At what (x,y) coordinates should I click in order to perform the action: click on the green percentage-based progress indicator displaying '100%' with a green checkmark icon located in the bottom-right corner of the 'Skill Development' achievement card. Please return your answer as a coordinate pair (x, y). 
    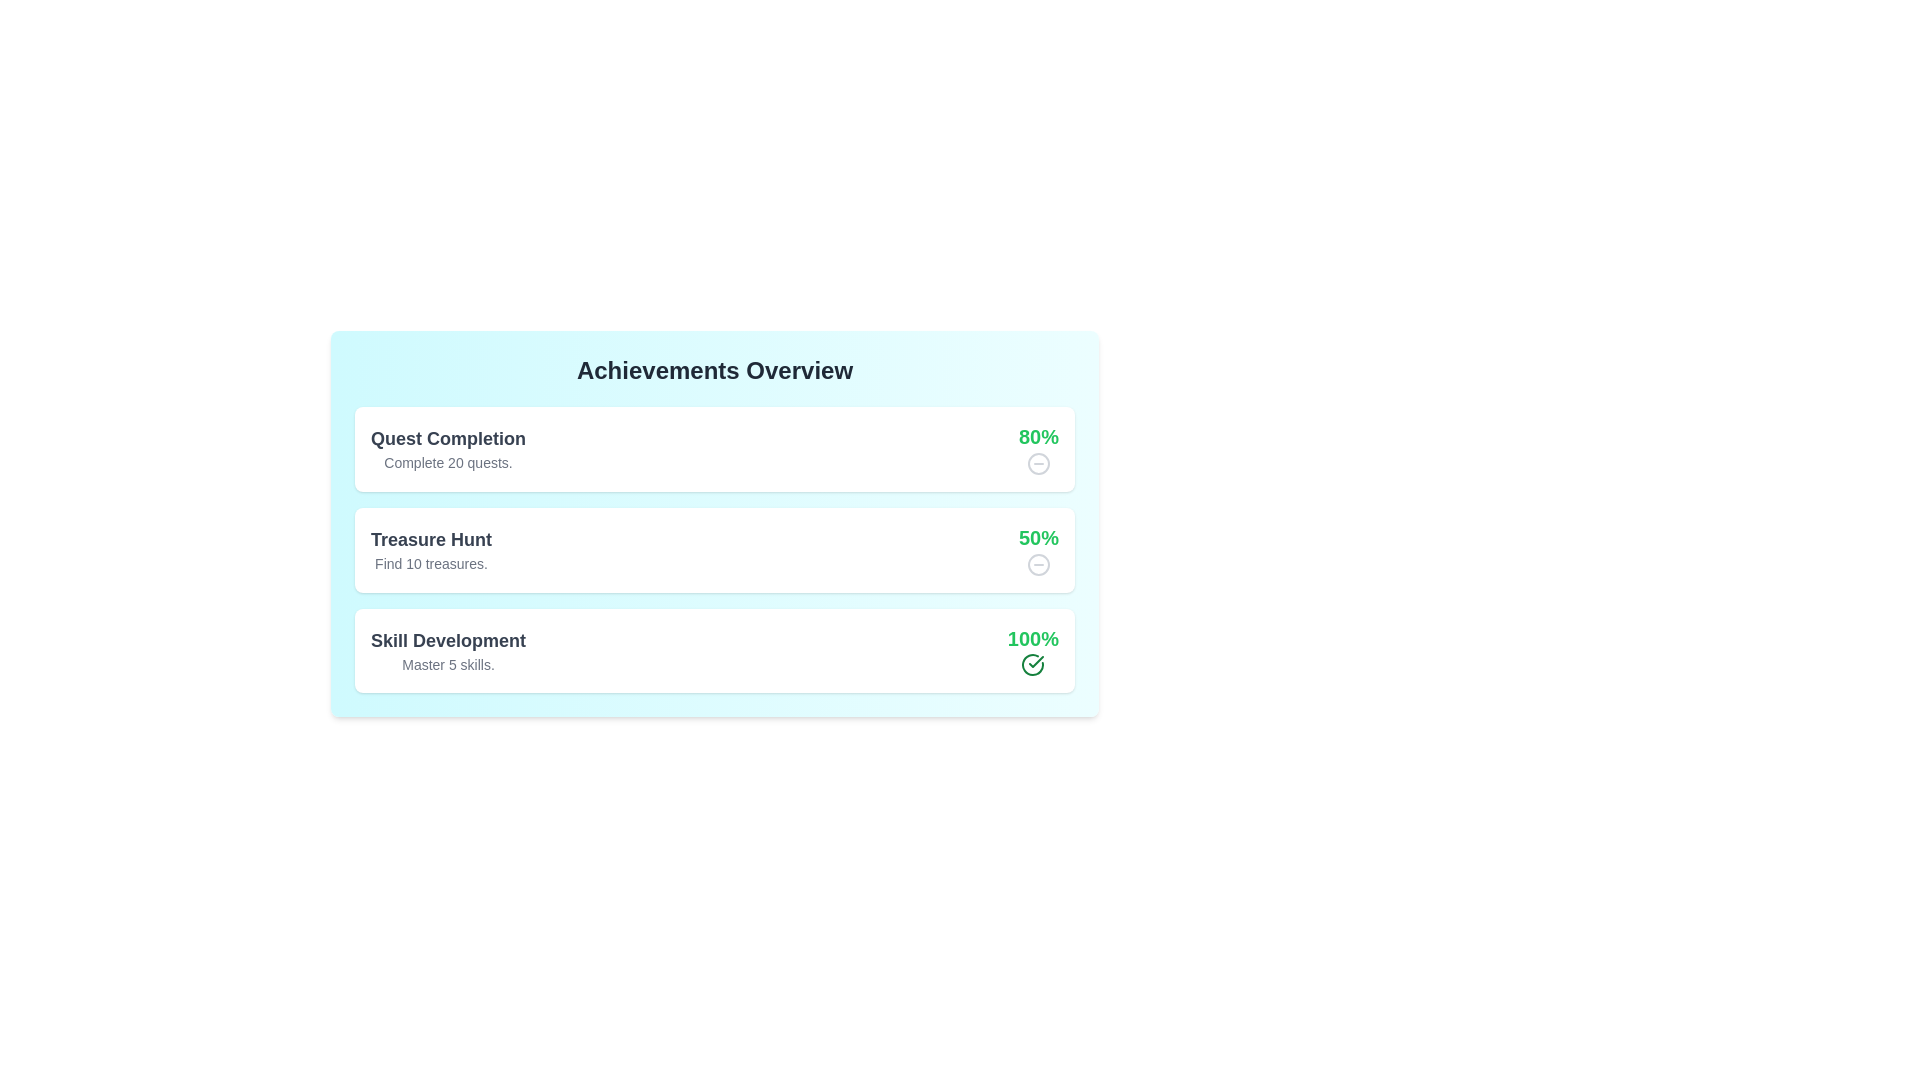
    Looking at the image, I should click on (1033, 650).